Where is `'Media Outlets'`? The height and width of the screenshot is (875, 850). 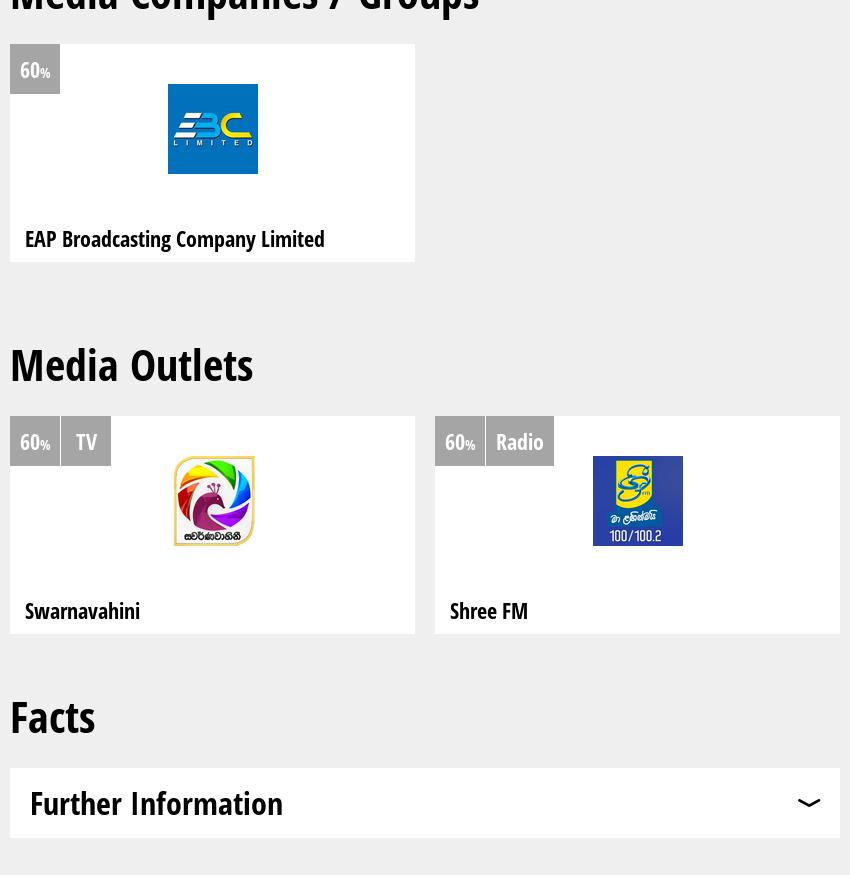 'Media Outlets' is located at coordinates (131, 364).